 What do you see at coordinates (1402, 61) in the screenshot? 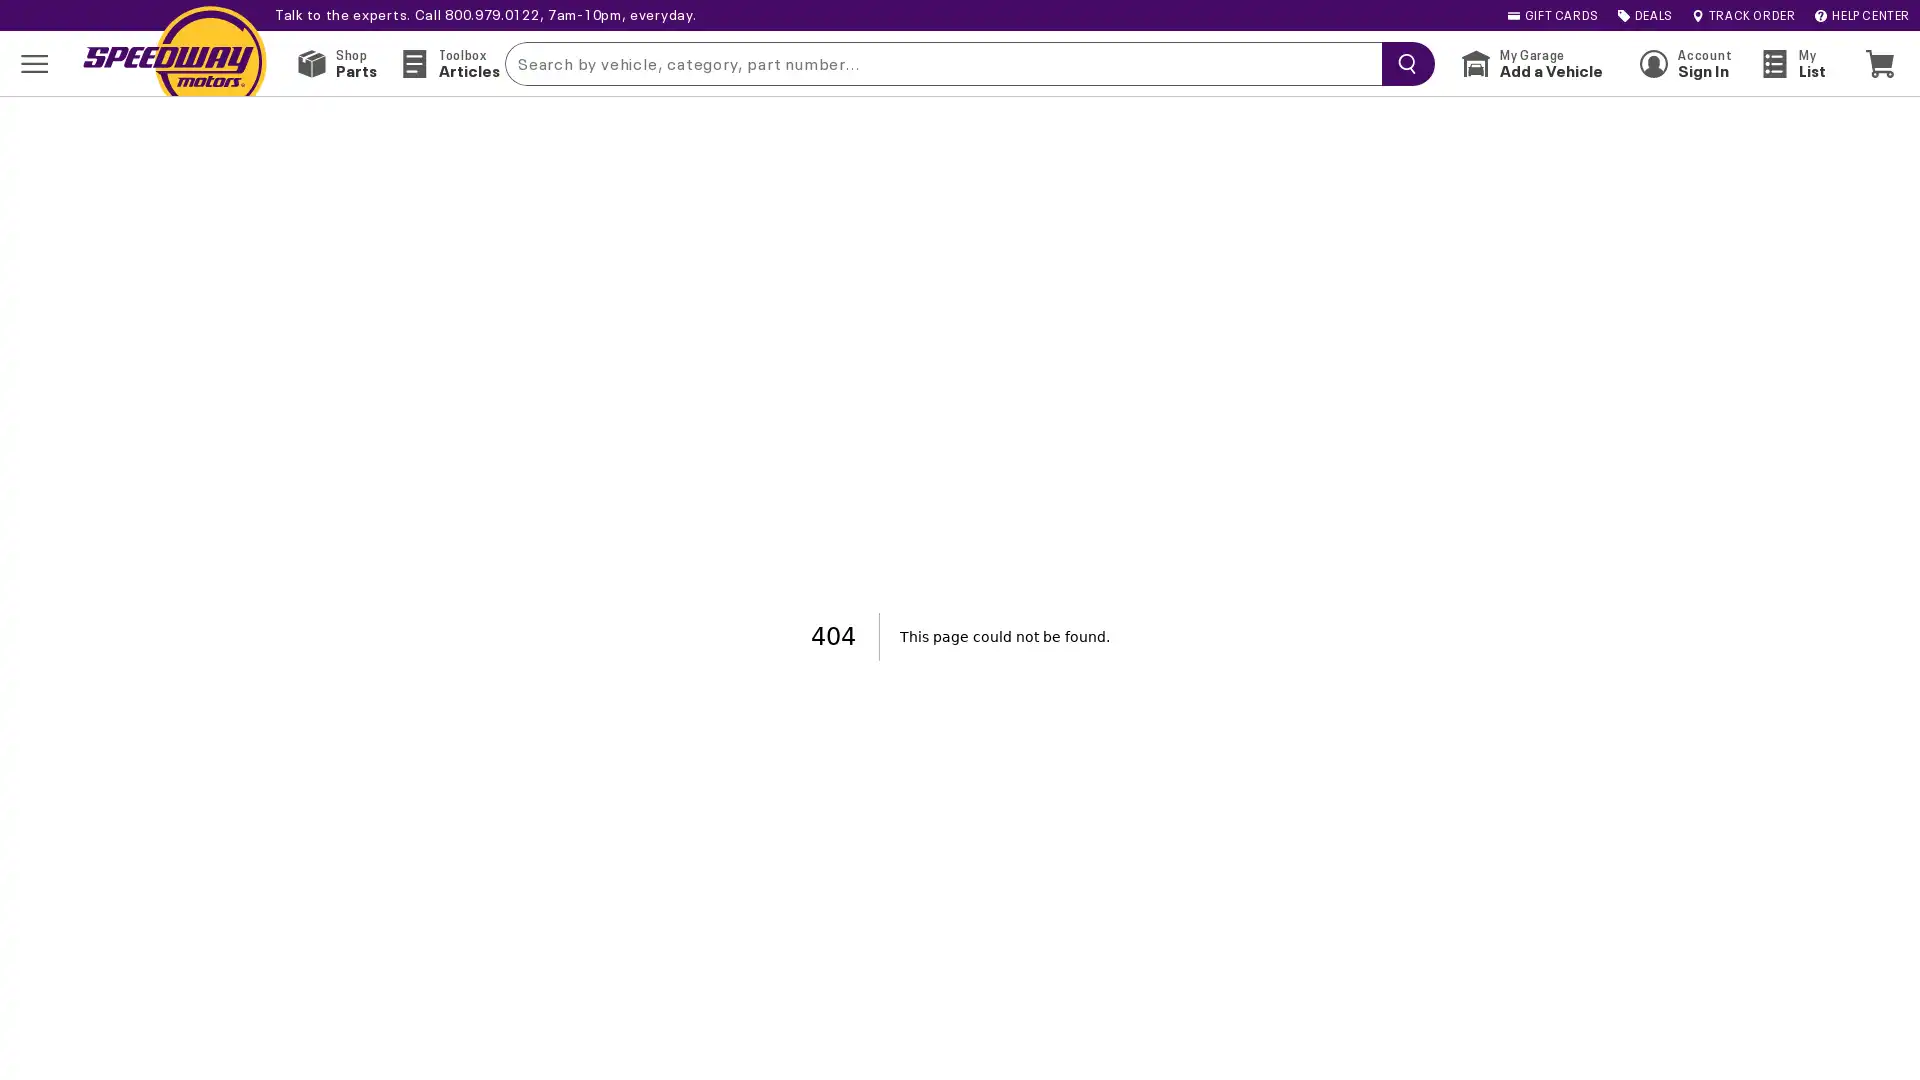
I see `searchButton` at bounding box center [1402, 61].